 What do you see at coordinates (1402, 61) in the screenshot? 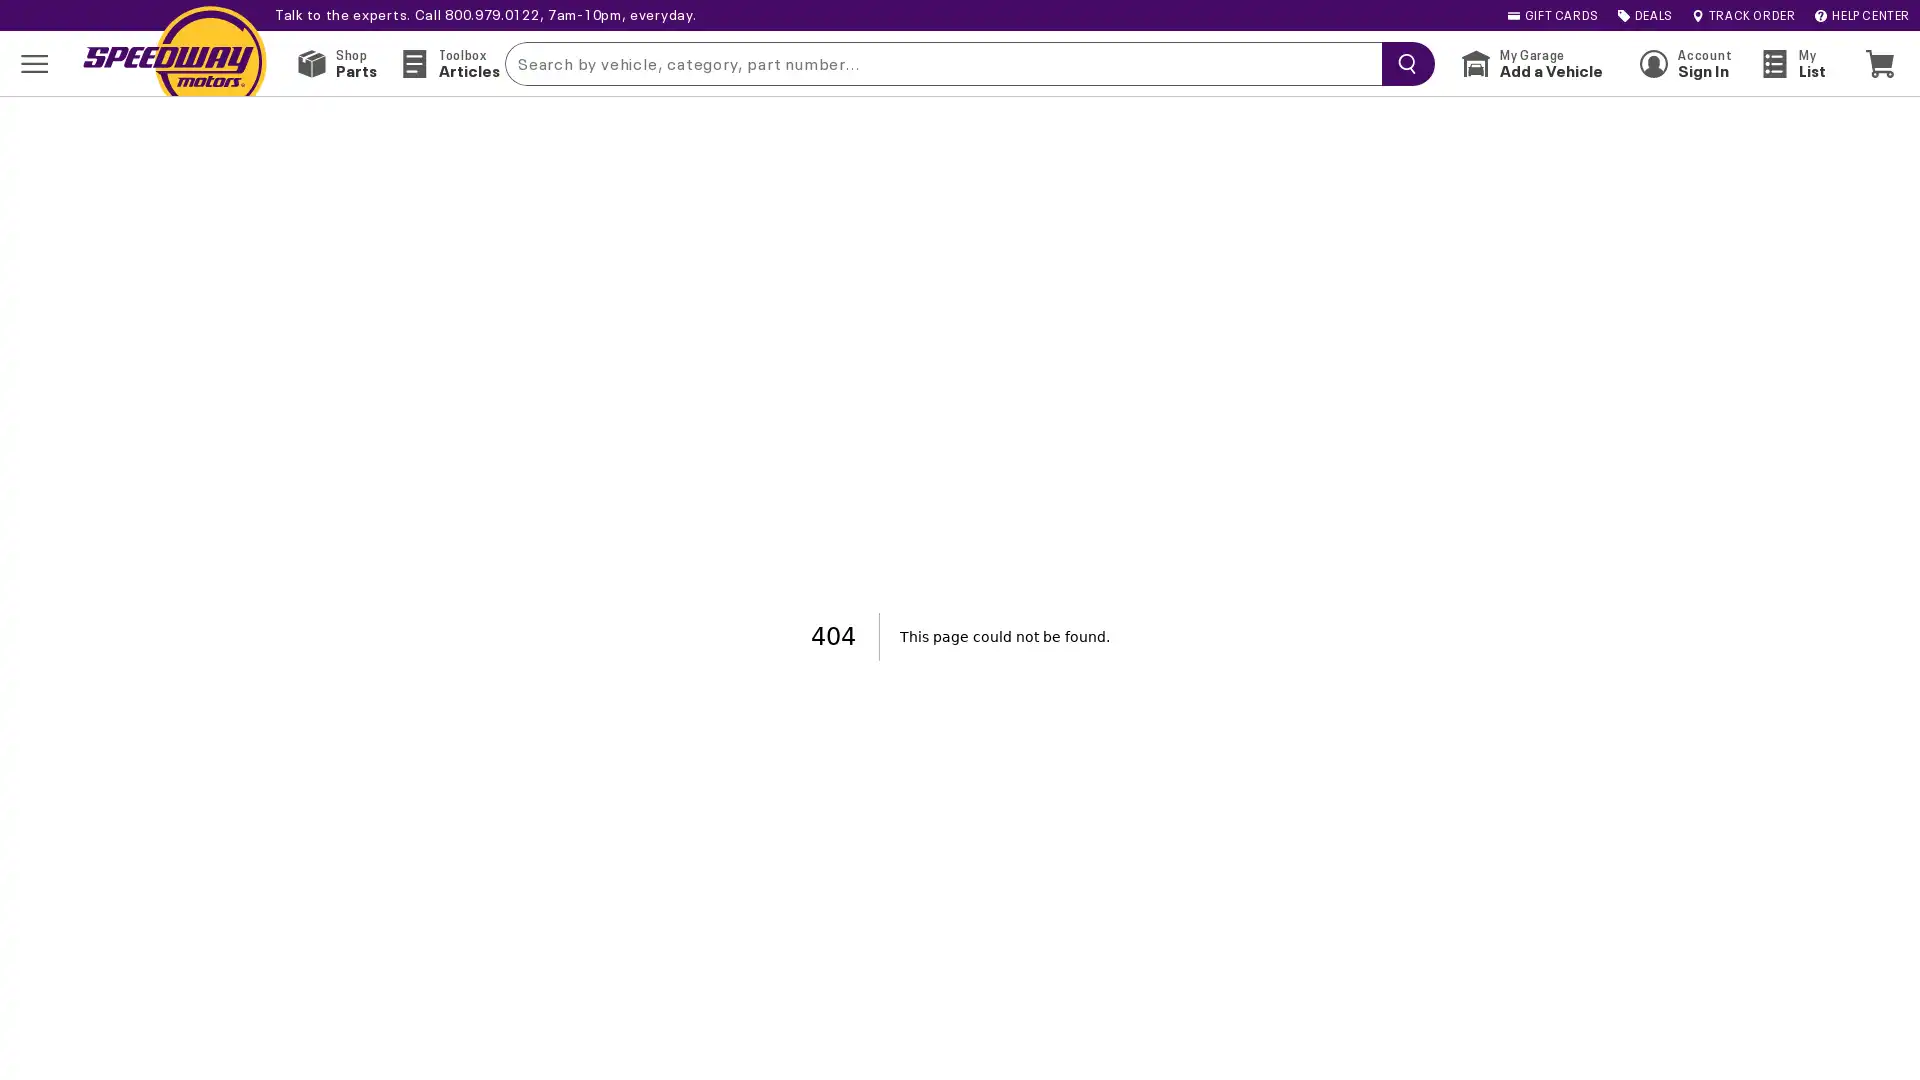
I see `searchButton` at bounding box center [1402, 61].